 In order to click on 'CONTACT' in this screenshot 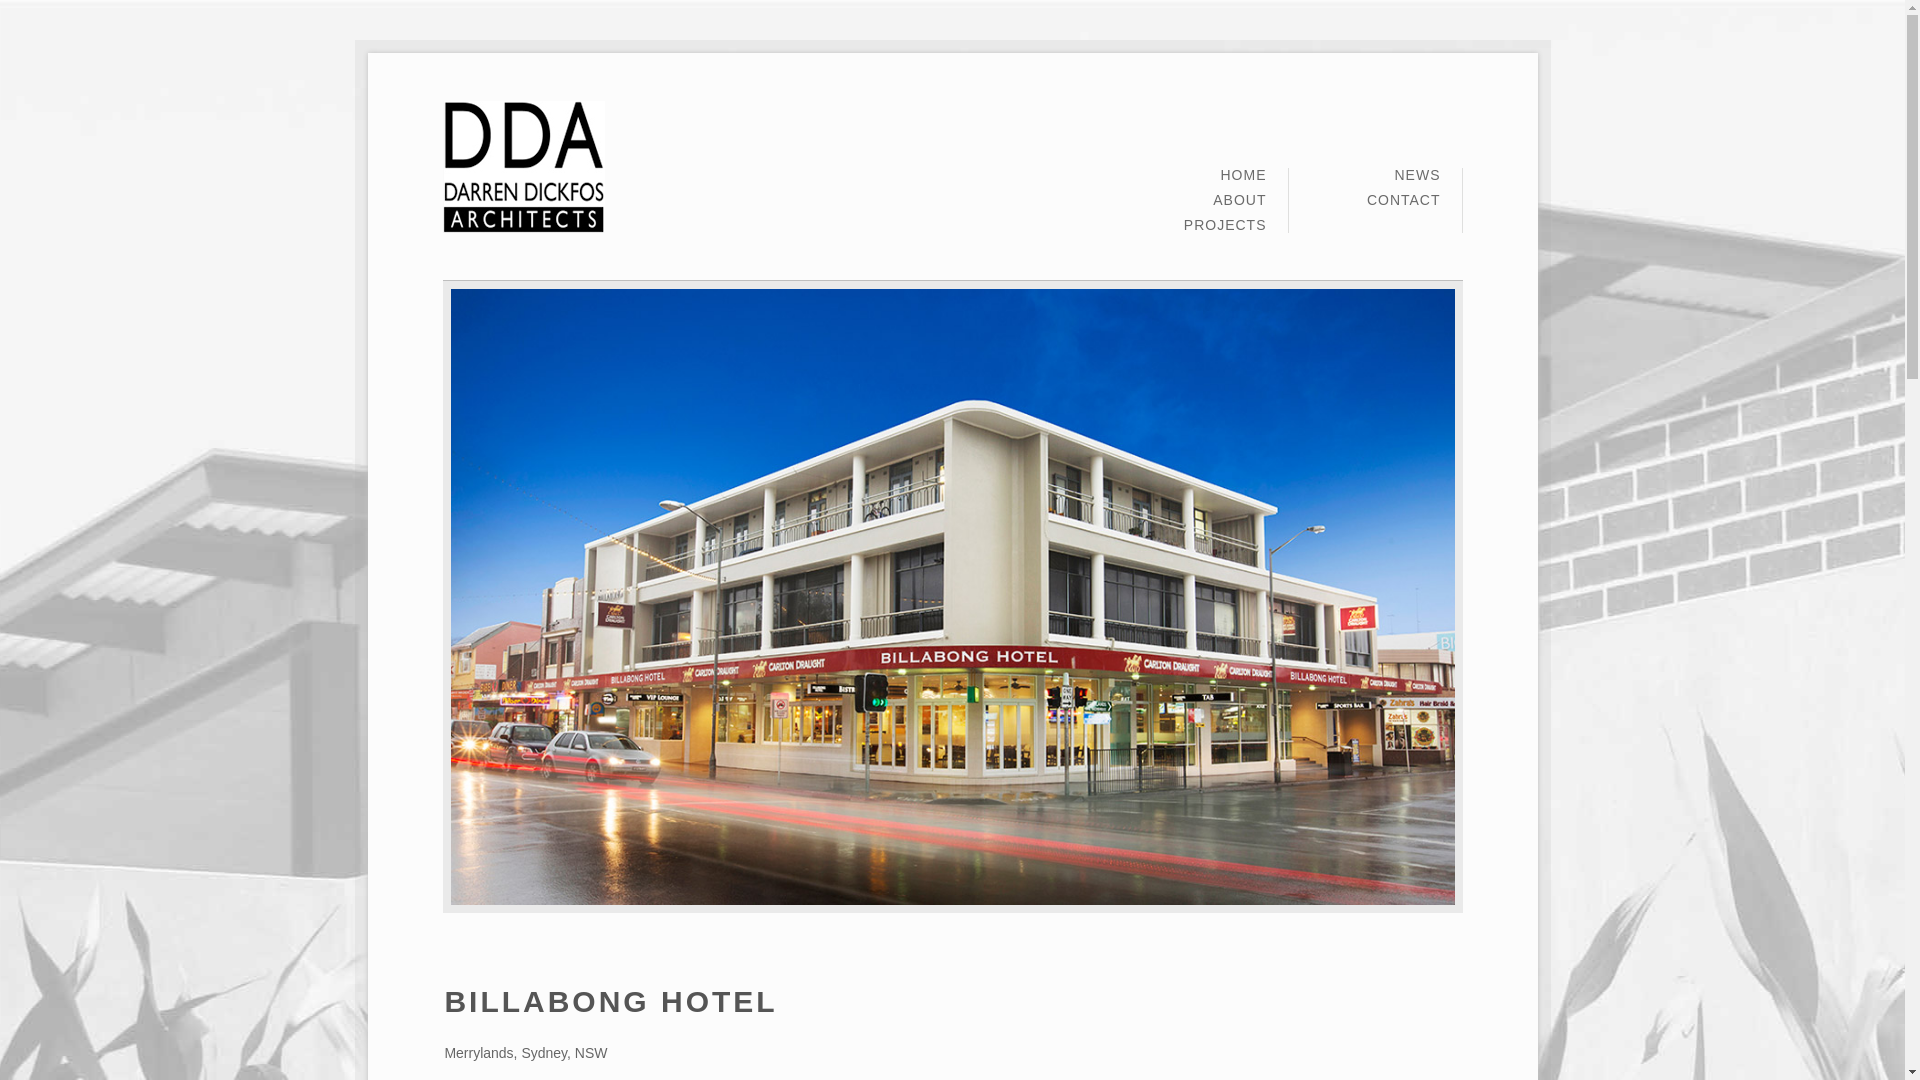, I will do `click(1402, 200)`.